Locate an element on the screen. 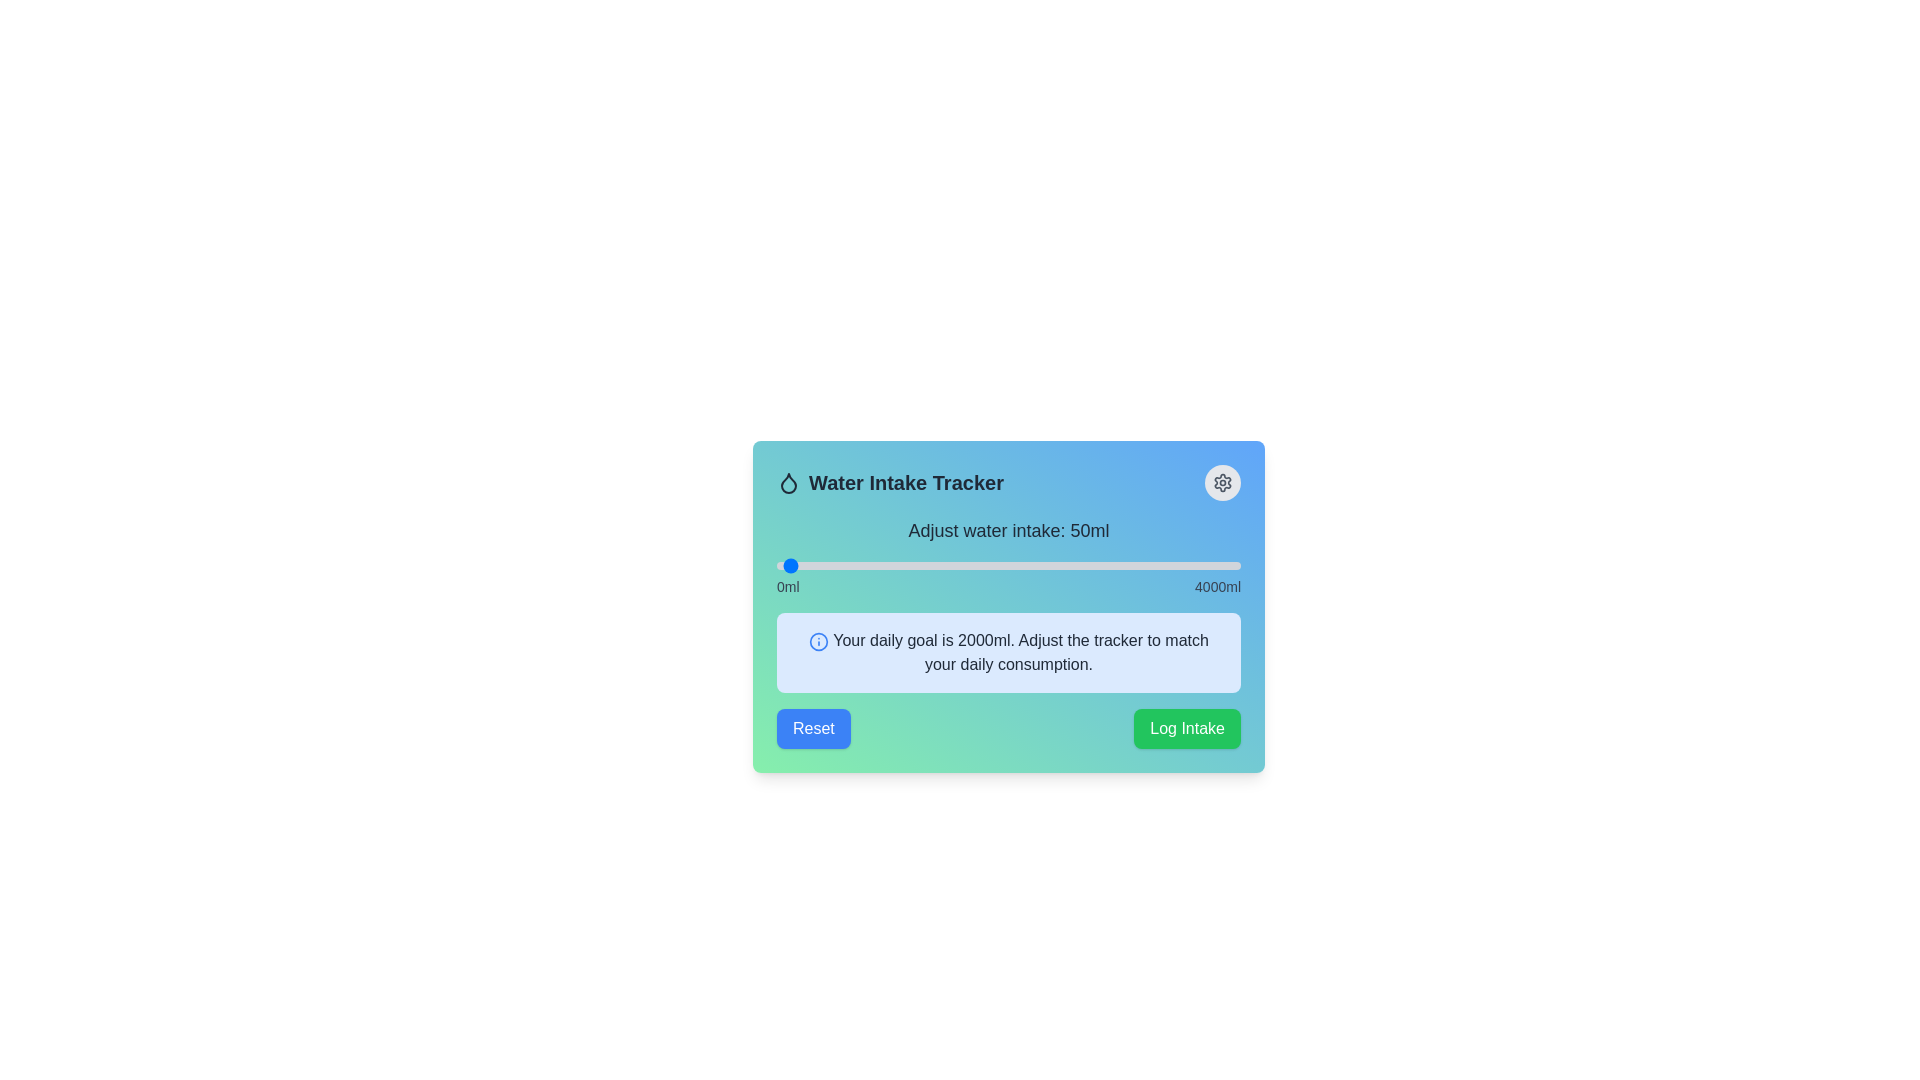  the 'Log Intake' button, which is a rectangular button with rounded corners, a green background, and white text, located towards the bottom-right of the 'Water Intake Tracker' interface is located at coordinates (1187, 729).